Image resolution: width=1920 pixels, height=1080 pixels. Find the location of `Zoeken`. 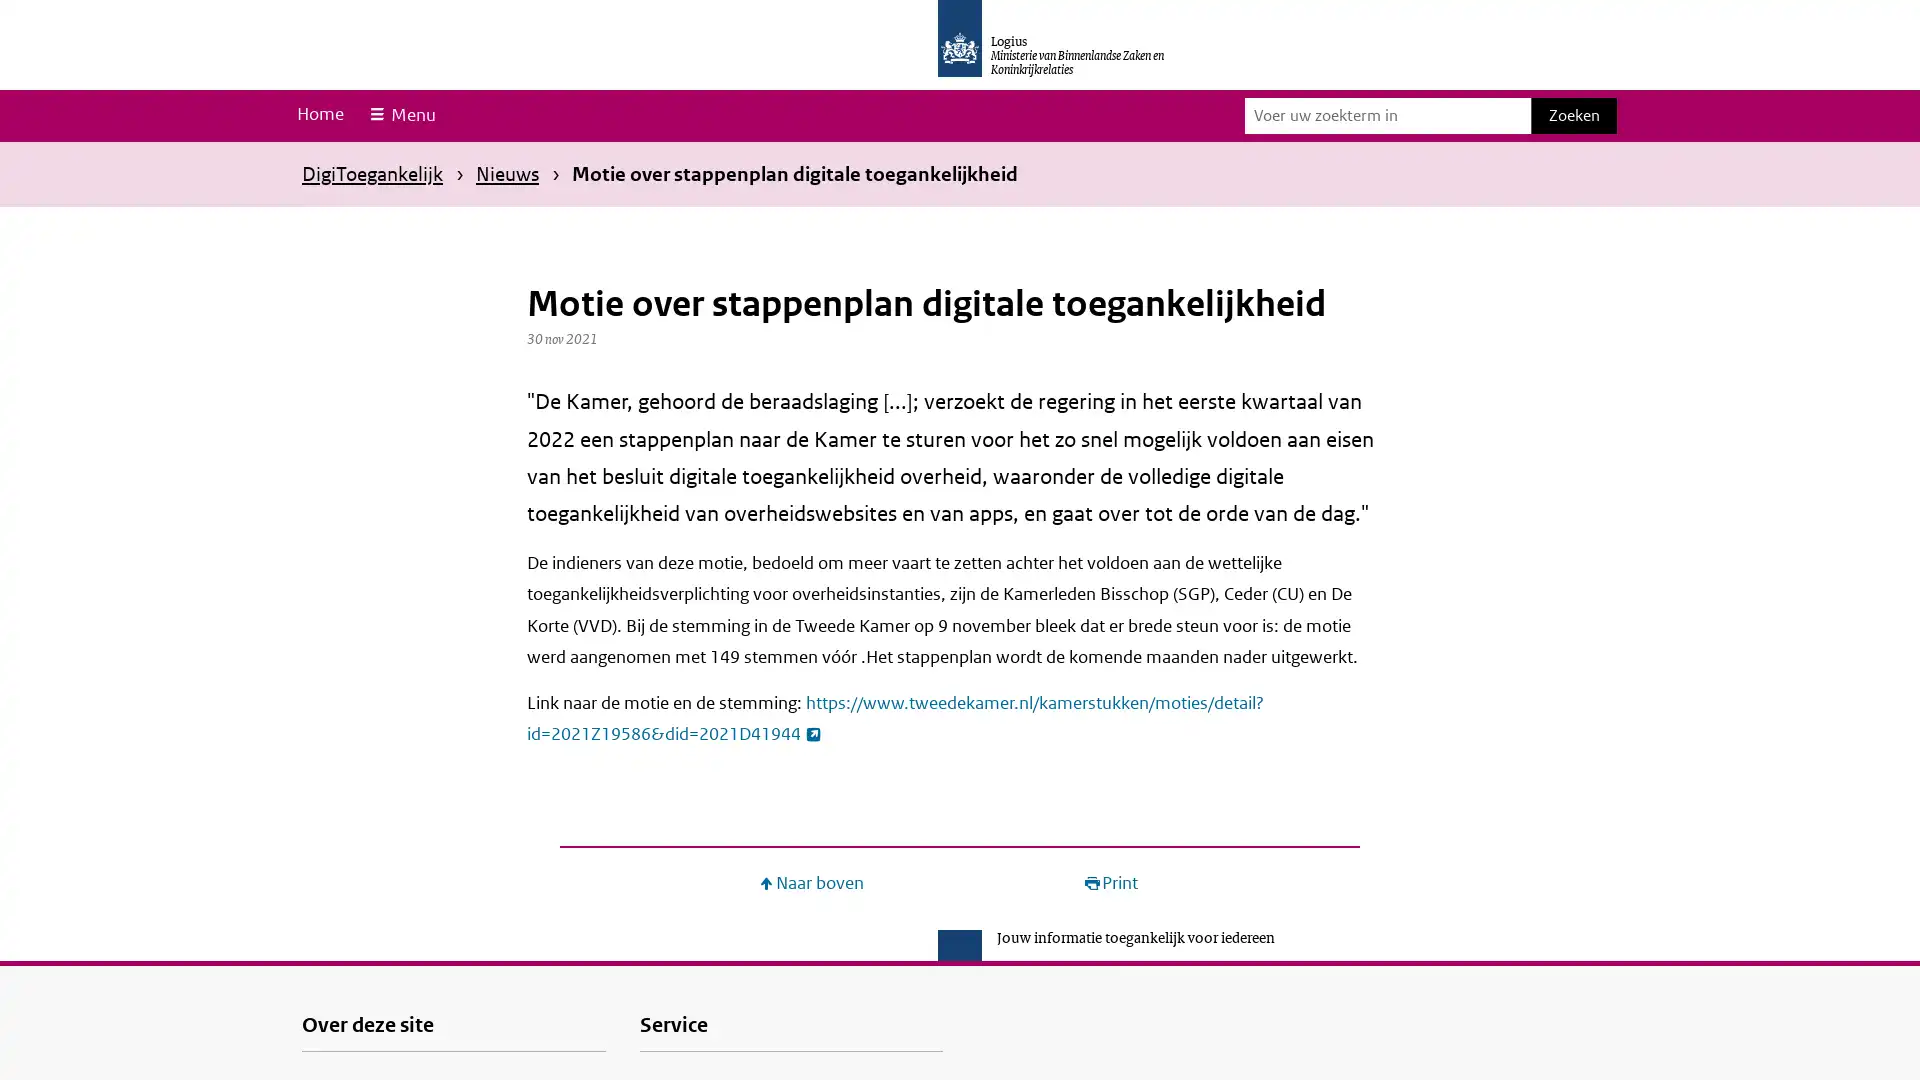

Zoeken is located at coordinates (1573, 115).